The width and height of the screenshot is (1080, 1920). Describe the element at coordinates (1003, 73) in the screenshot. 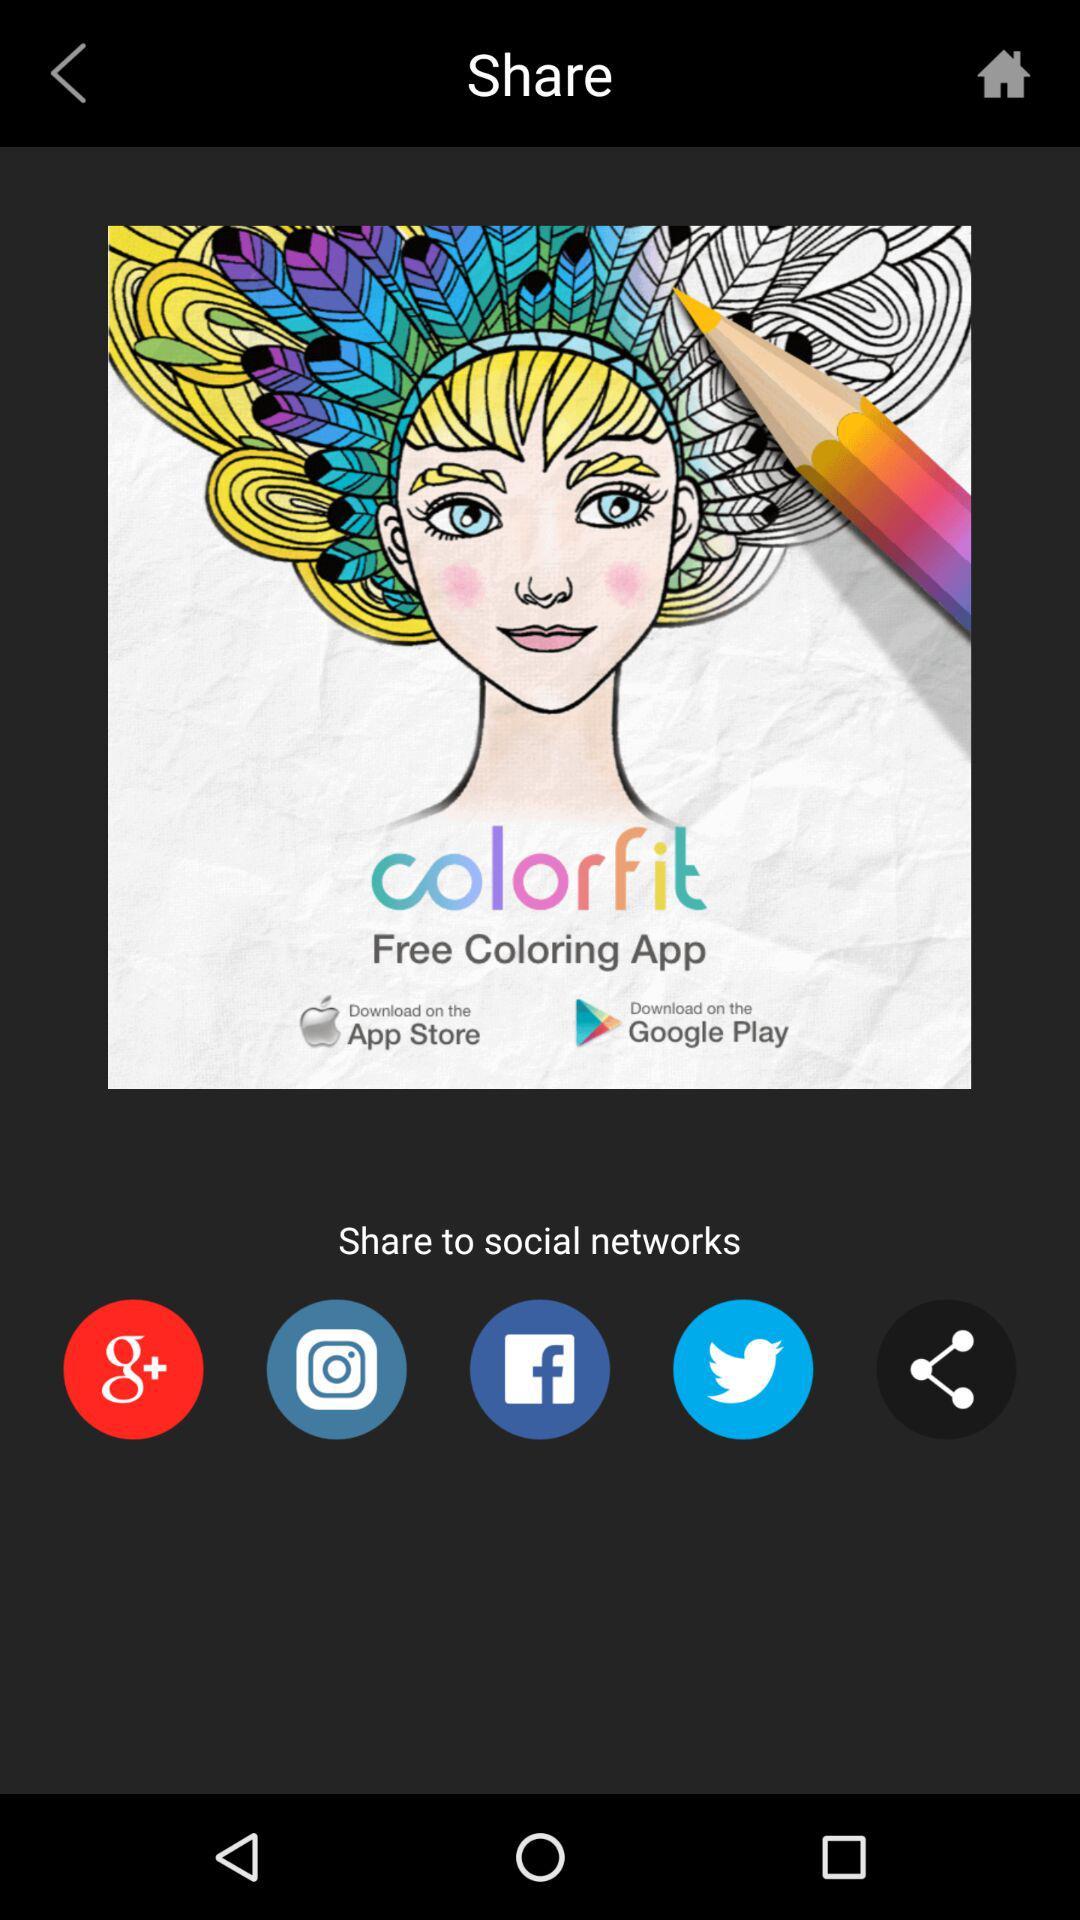

I see `item at the top right corner` at that location.